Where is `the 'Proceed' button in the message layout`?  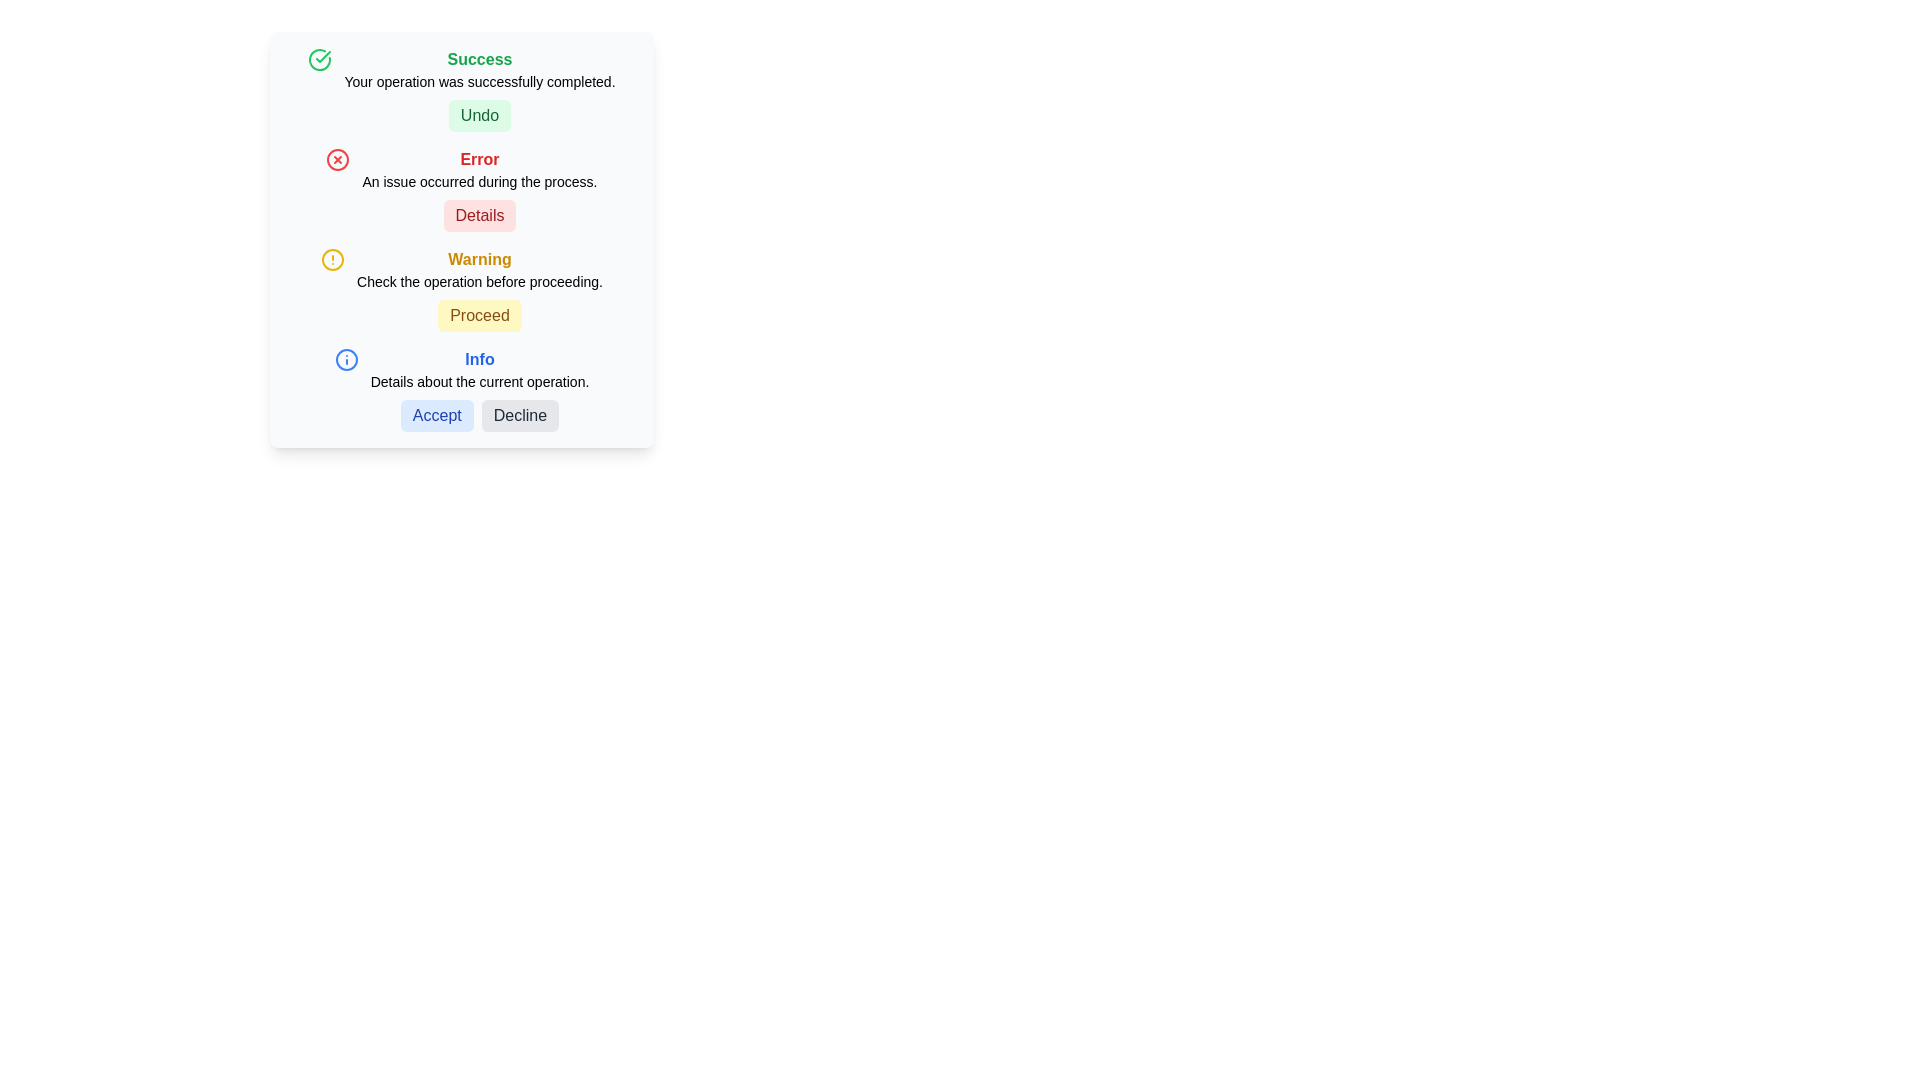 the 'Proceed' button in the message layout is located at coordinates (460, 289).